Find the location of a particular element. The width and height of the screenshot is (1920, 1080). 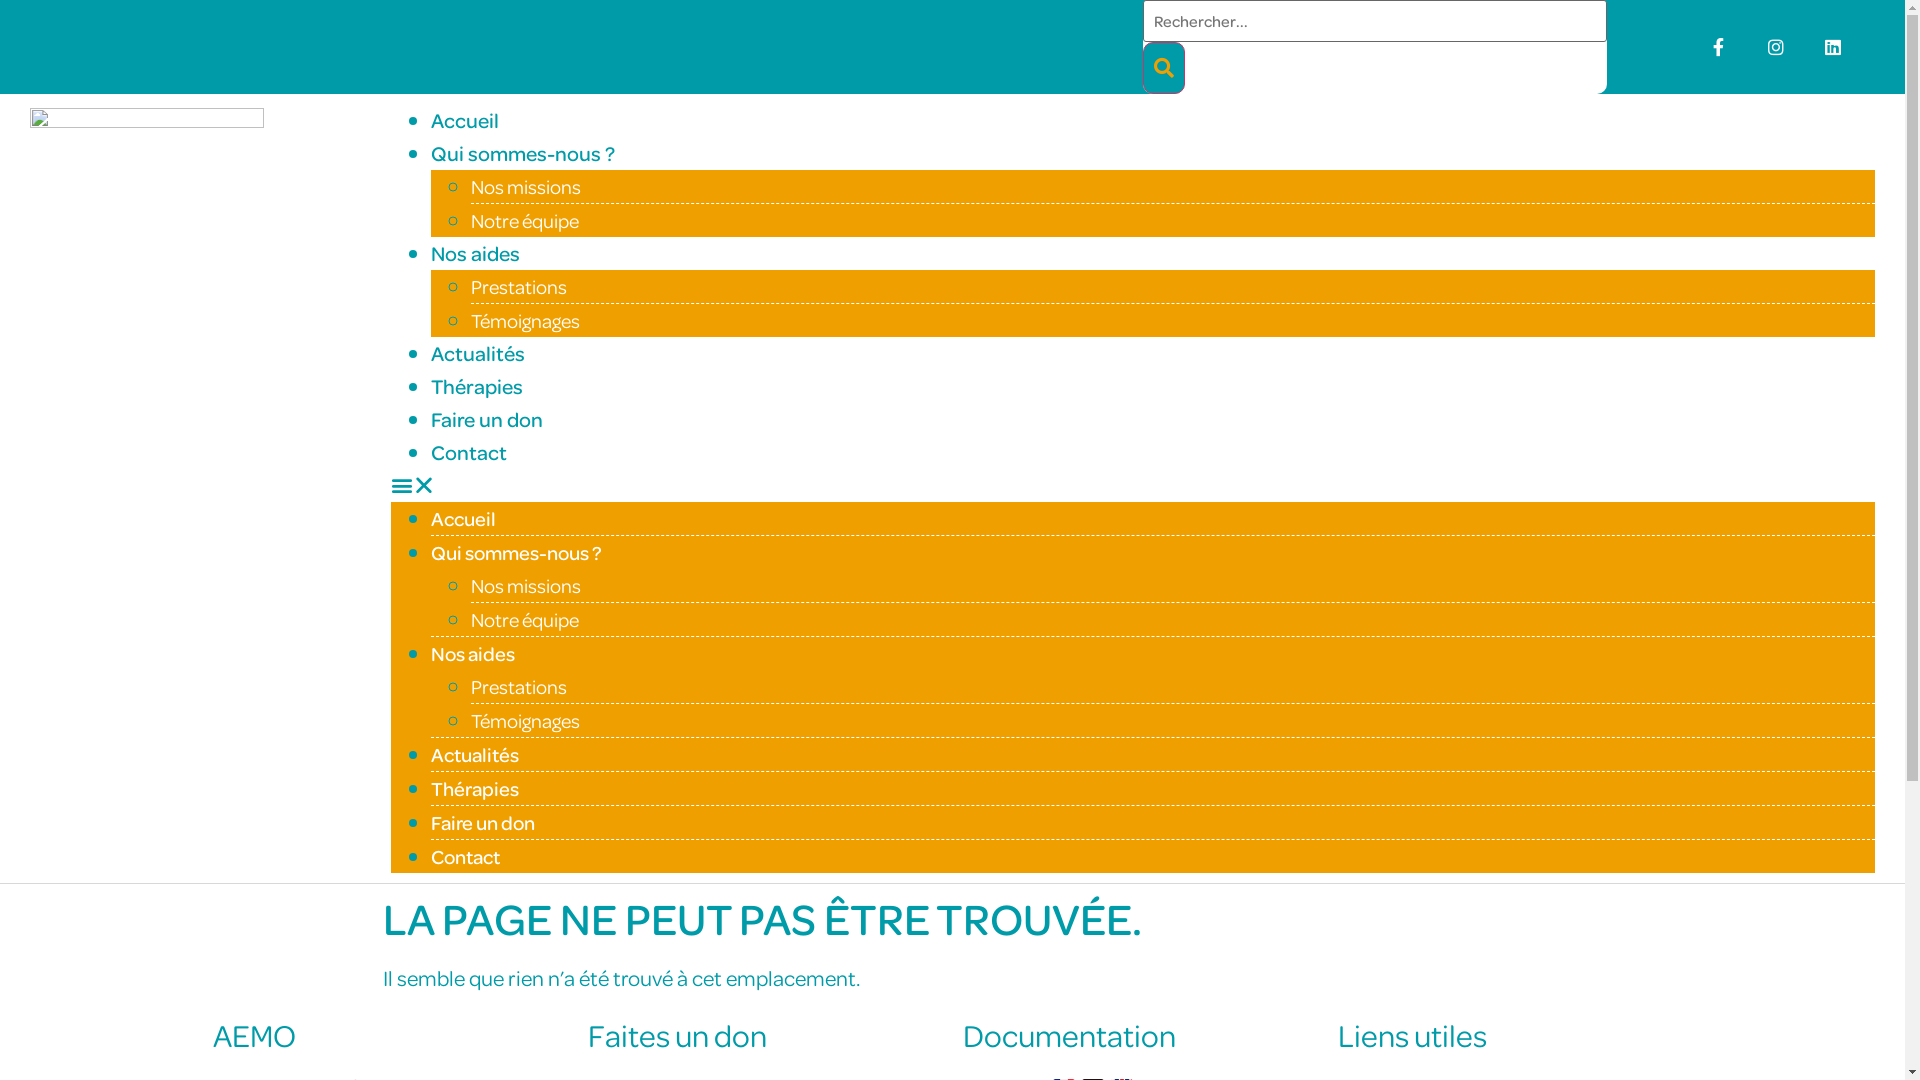

'Contact' is located at coordinates (430, 855).